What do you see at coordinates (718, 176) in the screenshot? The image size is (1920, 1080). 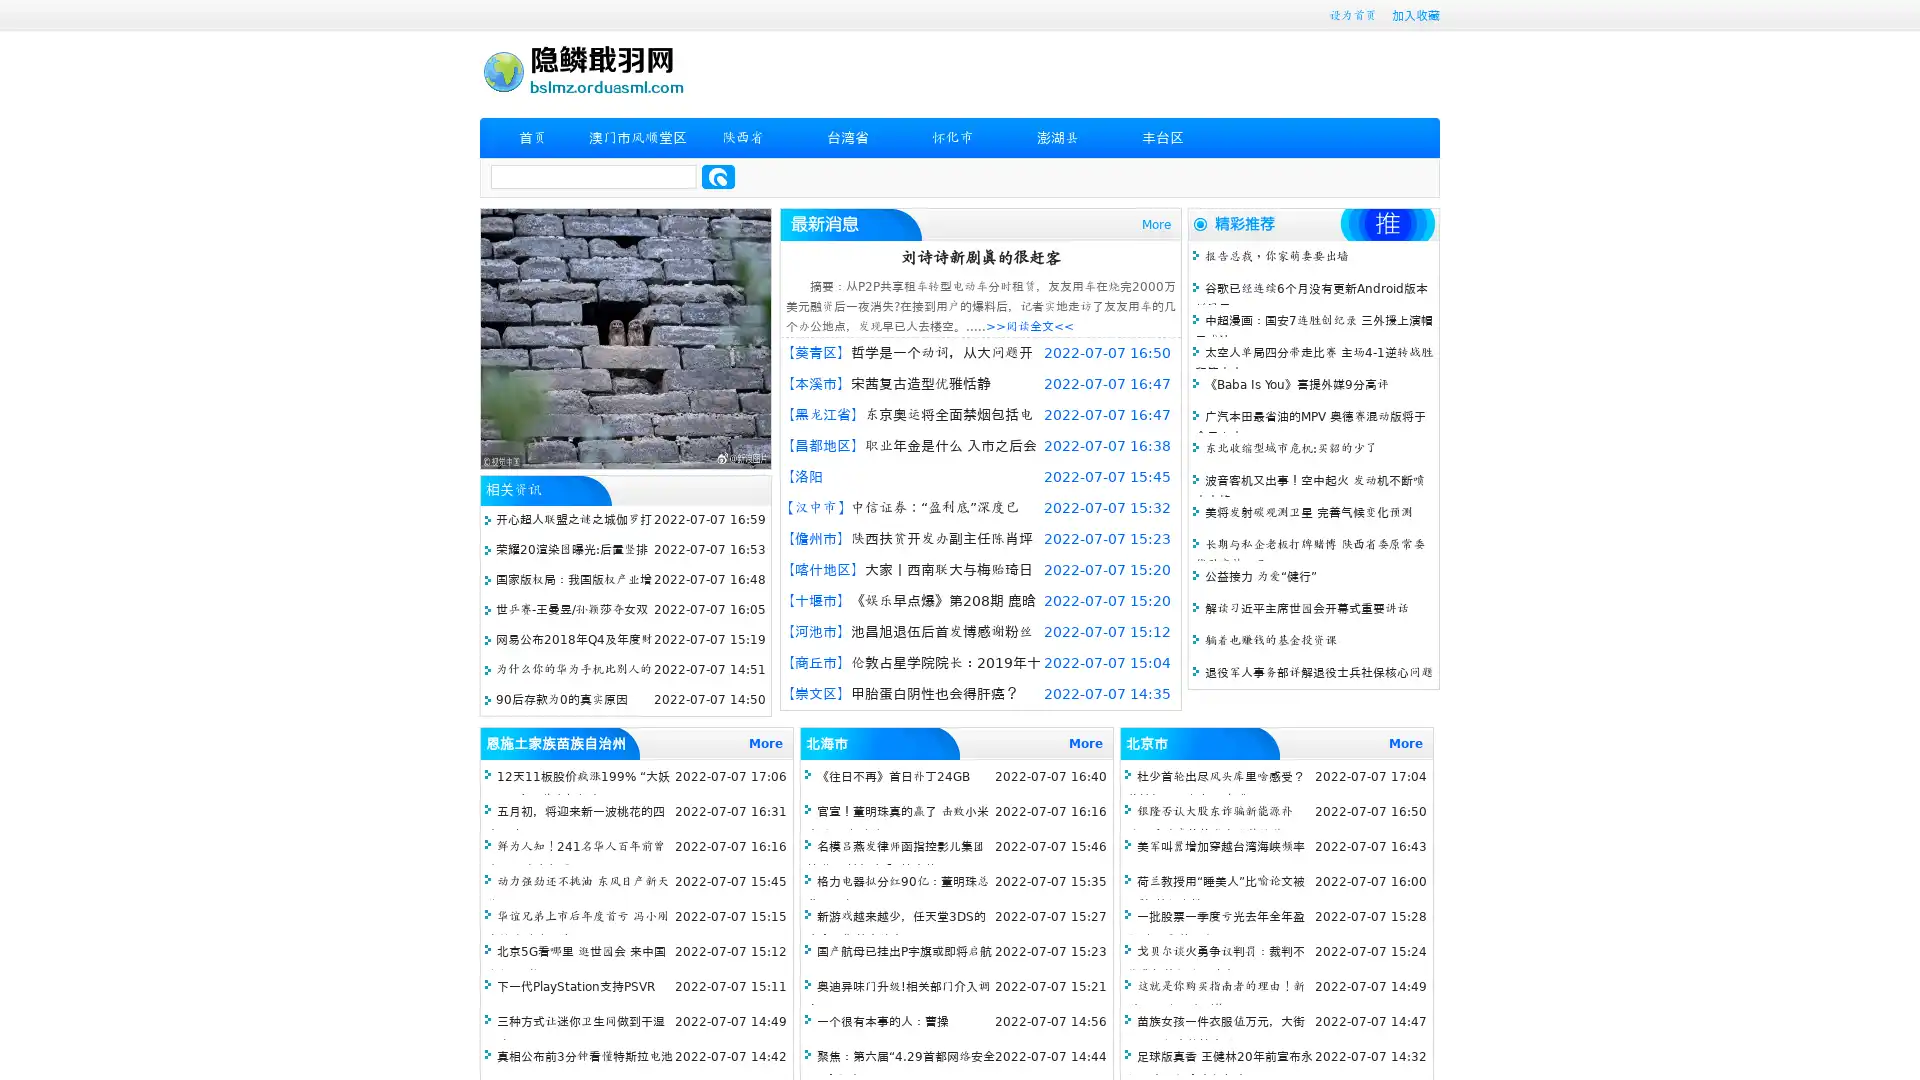 I see `Search` at bounding box center [718, 176].